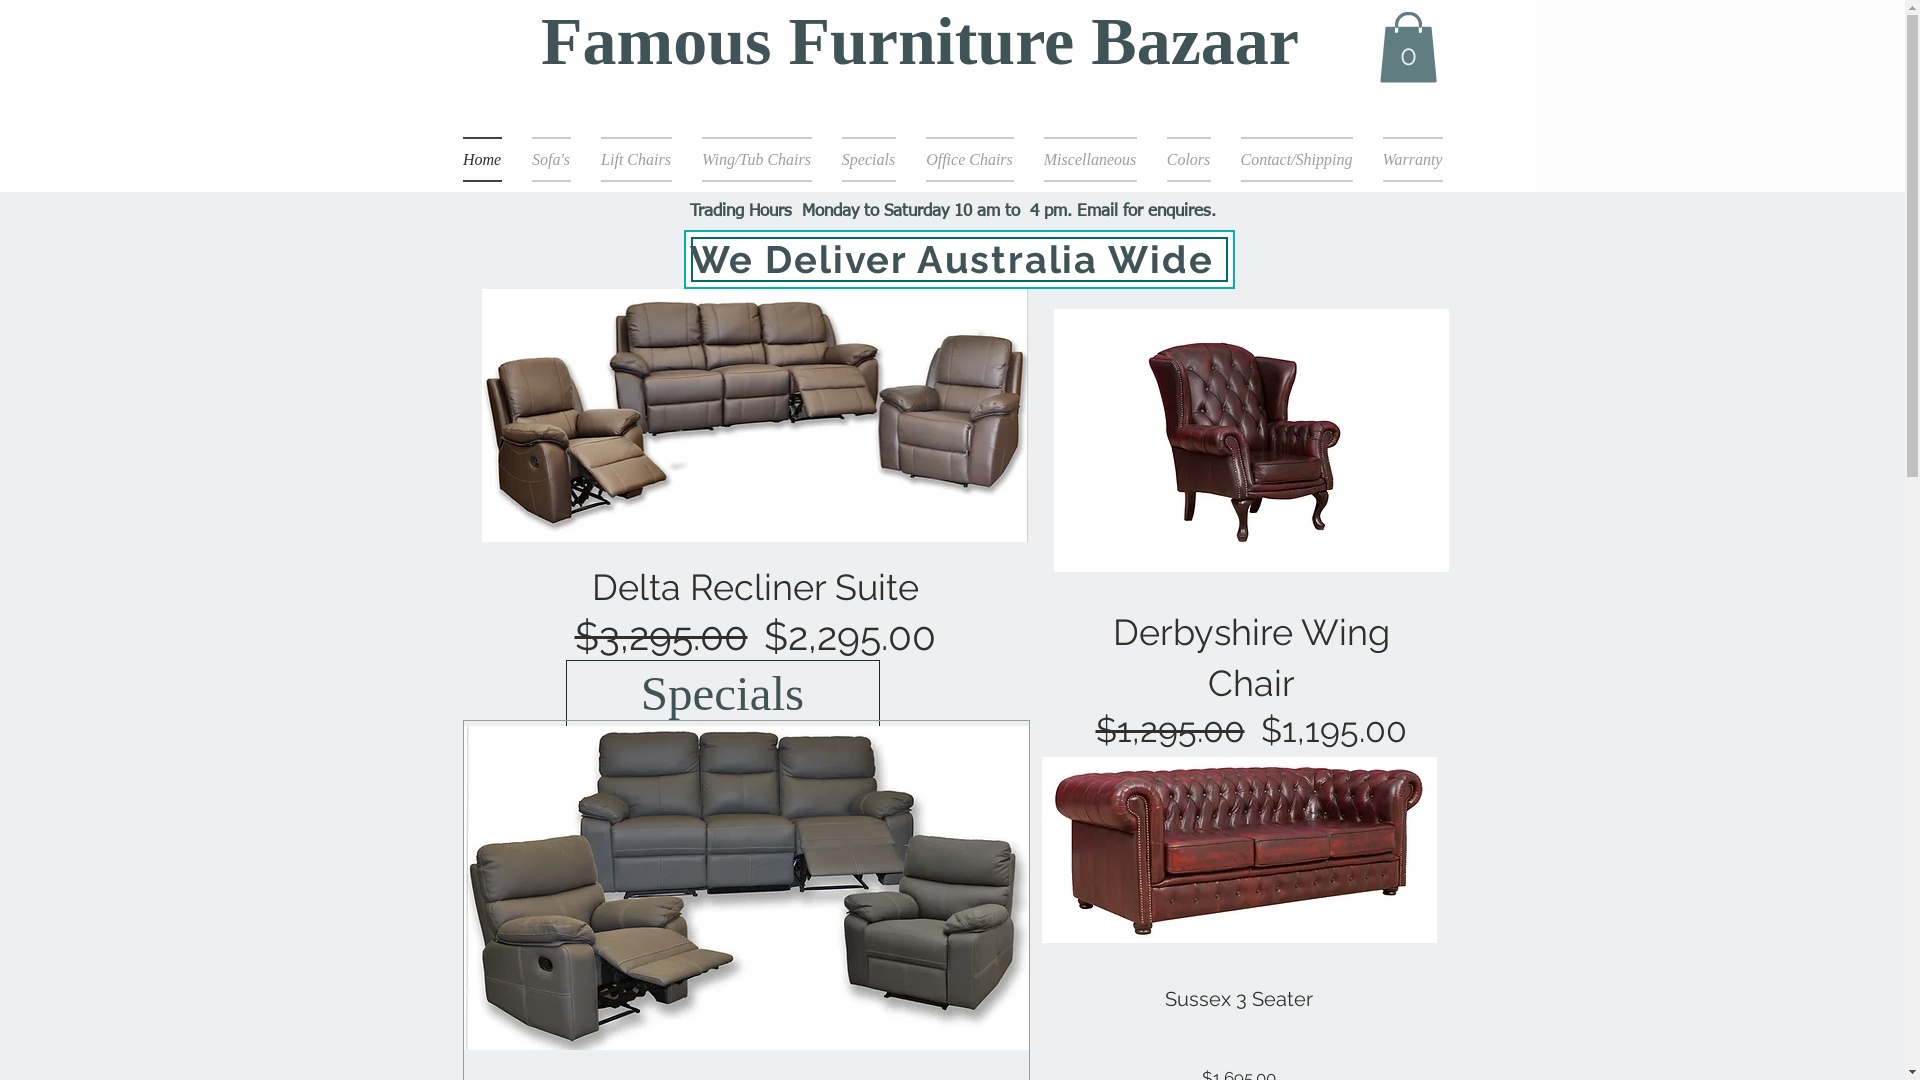 Image resolution: width=1920 pixels, height=1080 pixels. Describe the element at coordinates (868, 158) in the screenshot. I see `'Specials'` at that location.